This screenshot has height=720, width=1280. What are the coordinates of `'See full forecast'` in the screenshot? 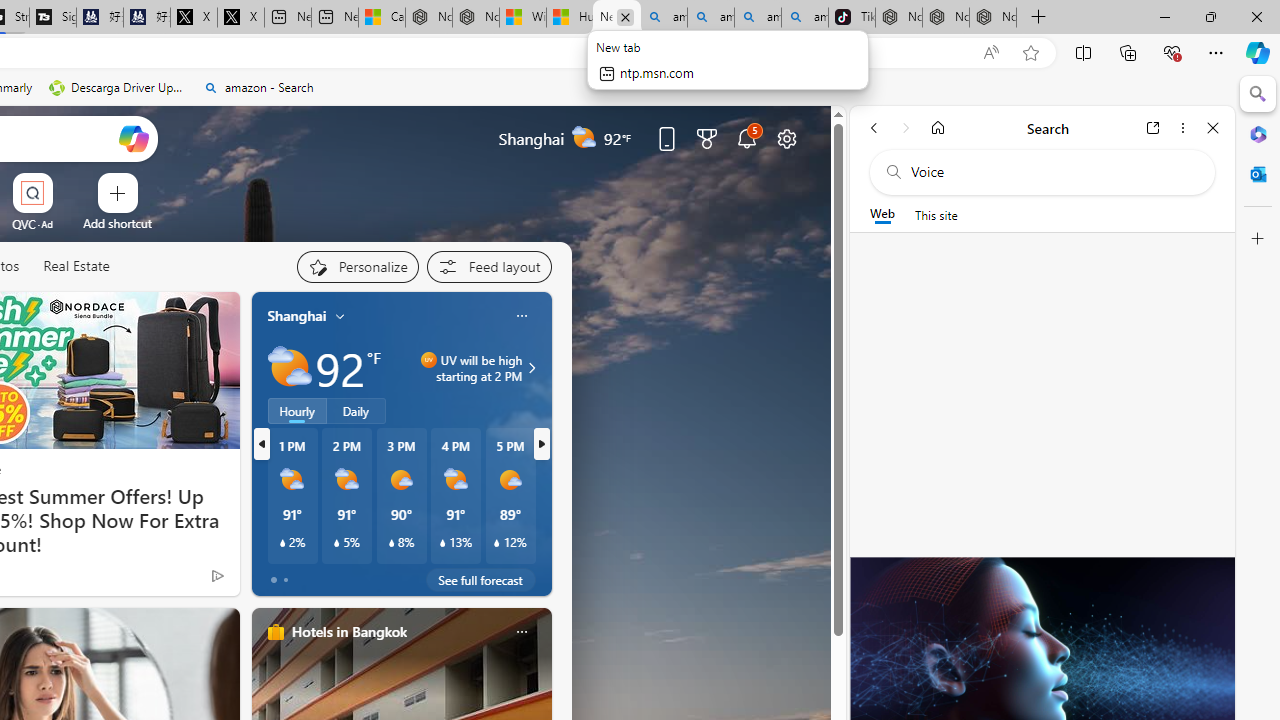 It's located at (480, 579).